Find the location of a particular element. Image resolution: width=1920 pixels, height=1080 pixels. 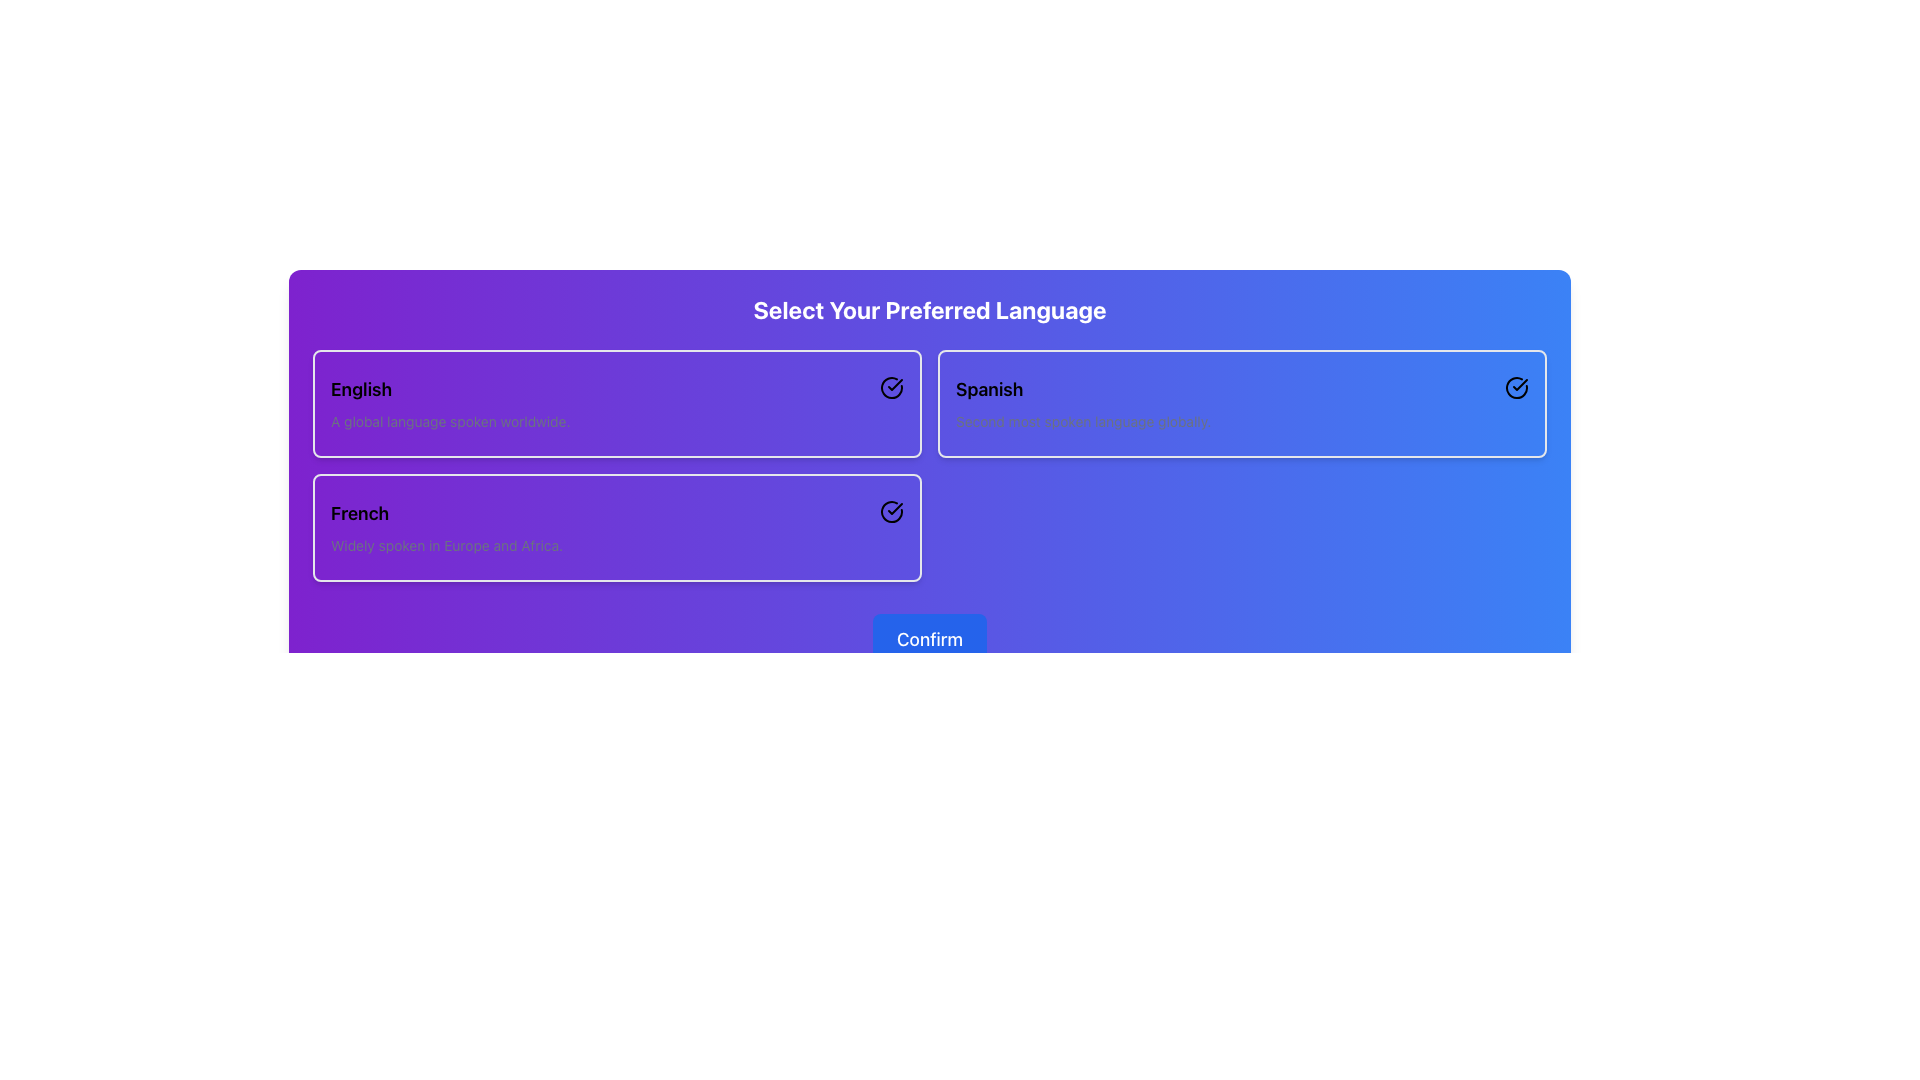

the circular icon with a checkmark in the center, which is located in the top-left card of the language selection section labeled 'English' is located at coordinates (891, 388).